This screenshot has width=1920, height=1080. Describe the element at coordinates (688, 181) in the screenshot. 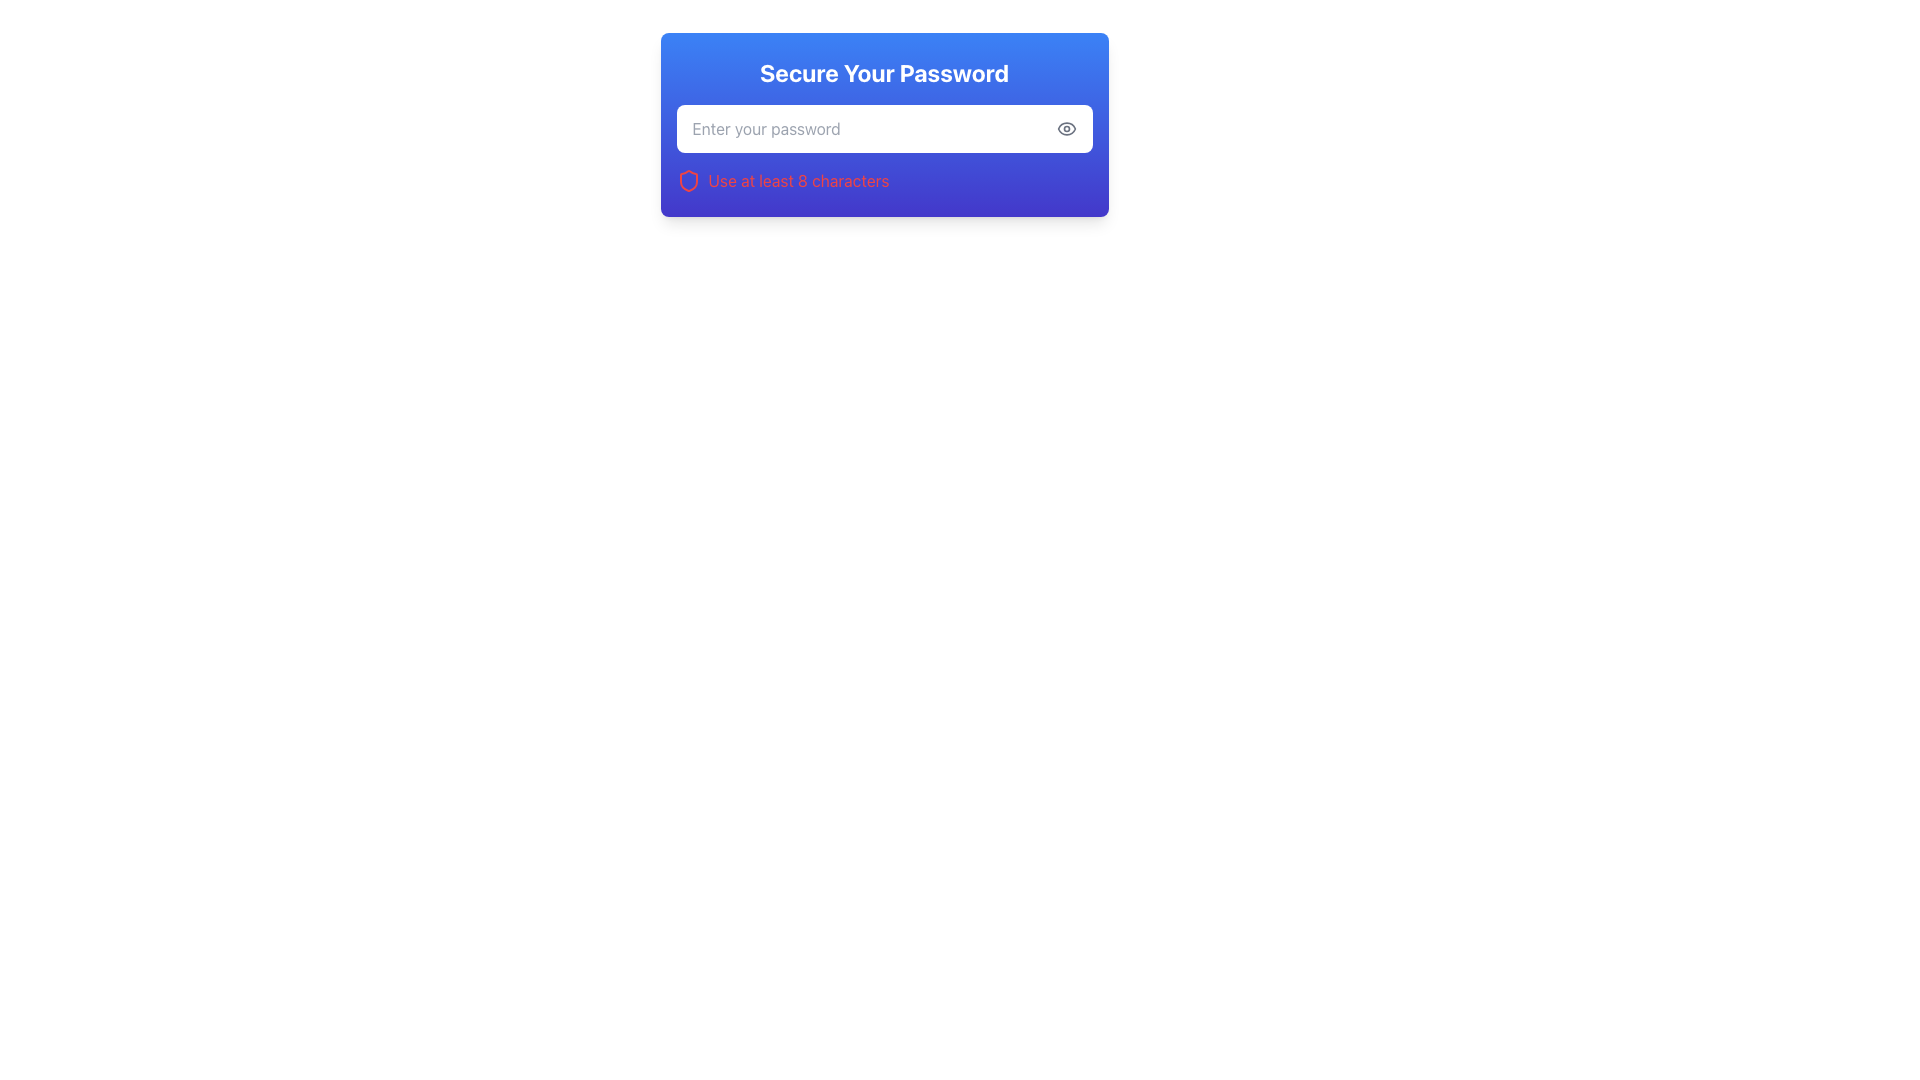

I see `the red shield-like icon located to the left of the 'Use at least 8 characters' warning message below the password input field` at that location.